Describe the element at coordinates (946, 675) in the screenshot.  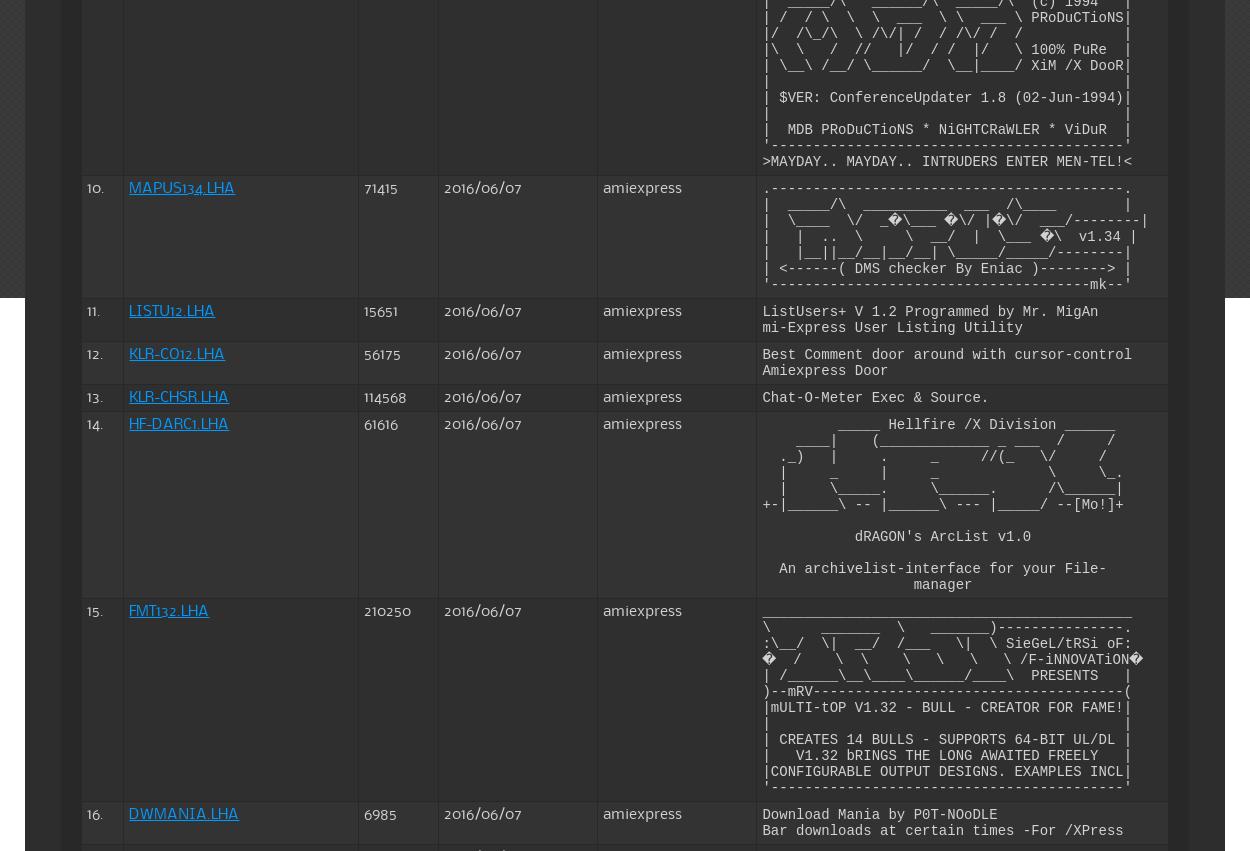
I see `'| /______\__\____\______/____\  PRESENTS   |'` at that location.